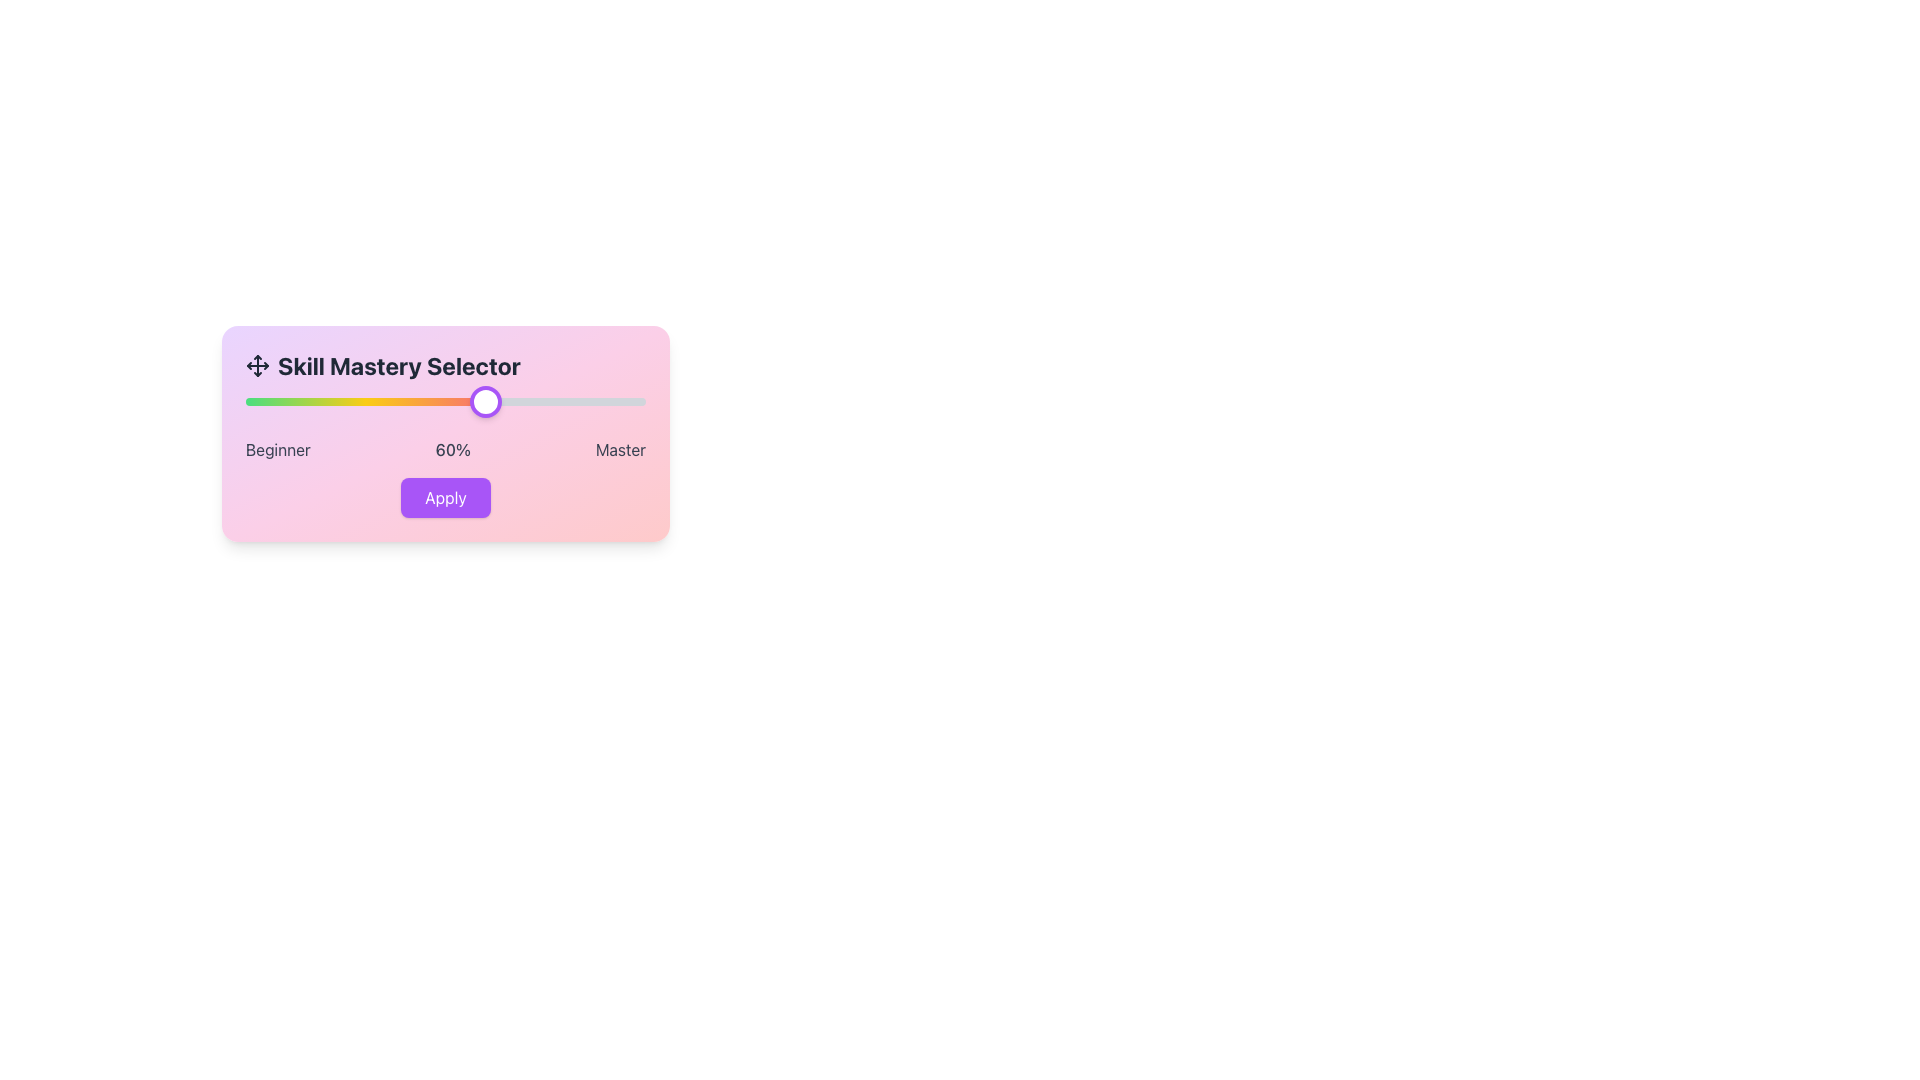 The height and width of the screenshot is (1080, 1920). Describe the element at coordinates (529, 401) in the screenshot. I see `the slider position` at that location.